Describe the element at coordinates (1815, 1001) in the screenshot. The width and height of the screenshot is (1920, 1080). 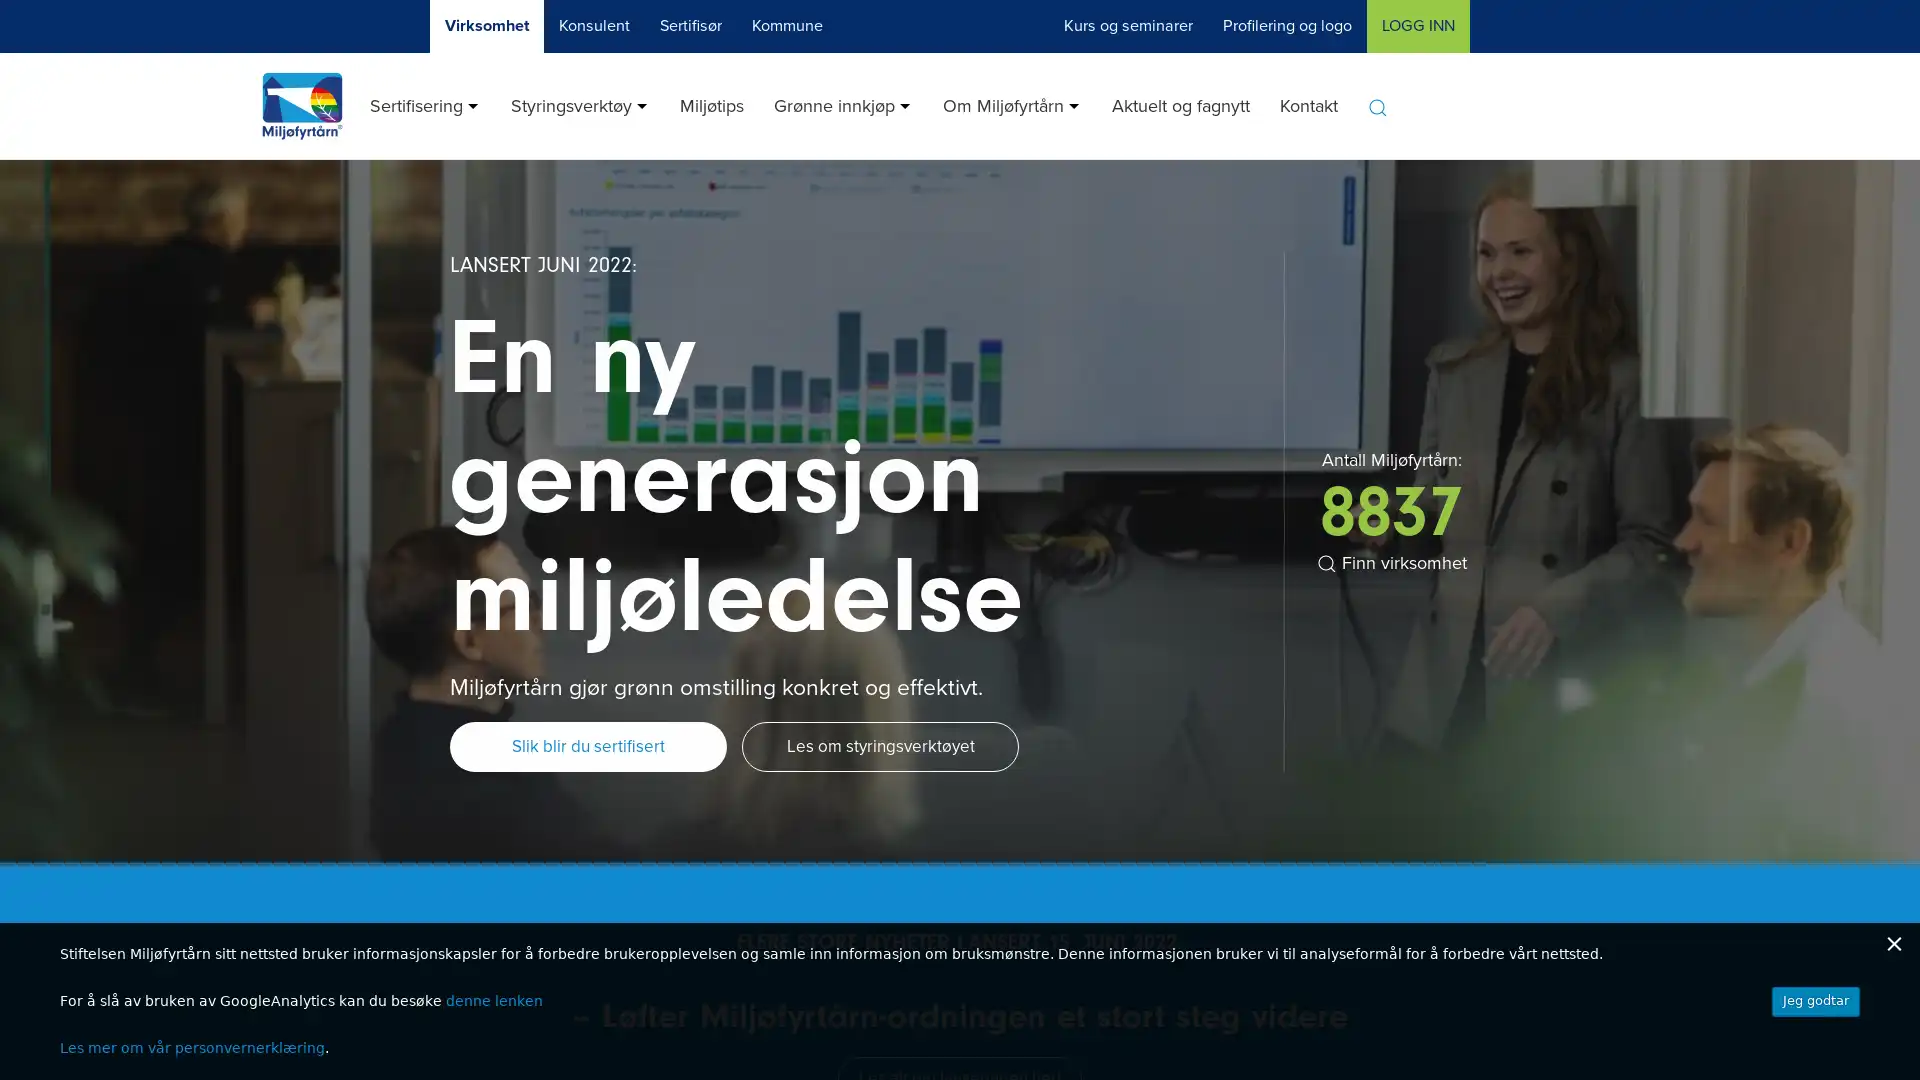
I see `Jeg godtar` at that location.